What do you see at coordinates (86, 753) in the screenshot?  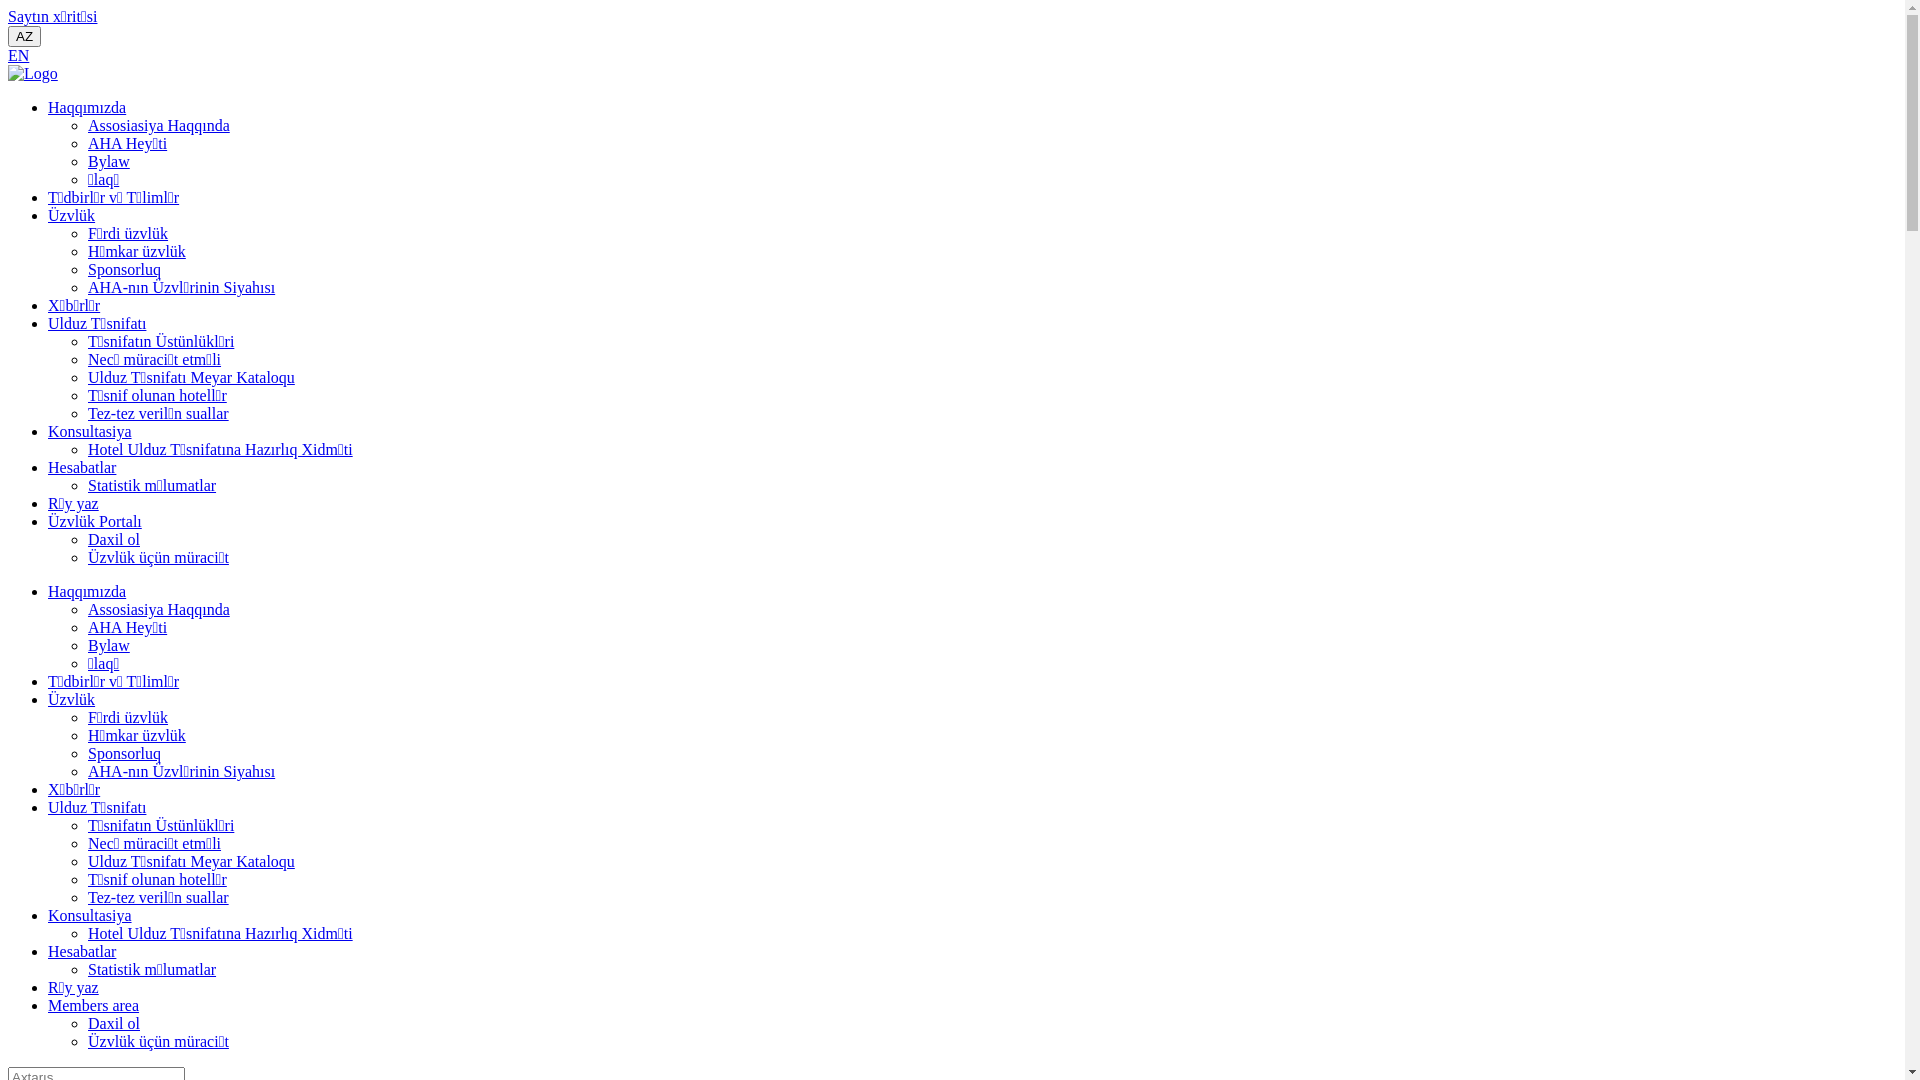 I see `'Sponsorluq'` at bounding box center [86, 753].